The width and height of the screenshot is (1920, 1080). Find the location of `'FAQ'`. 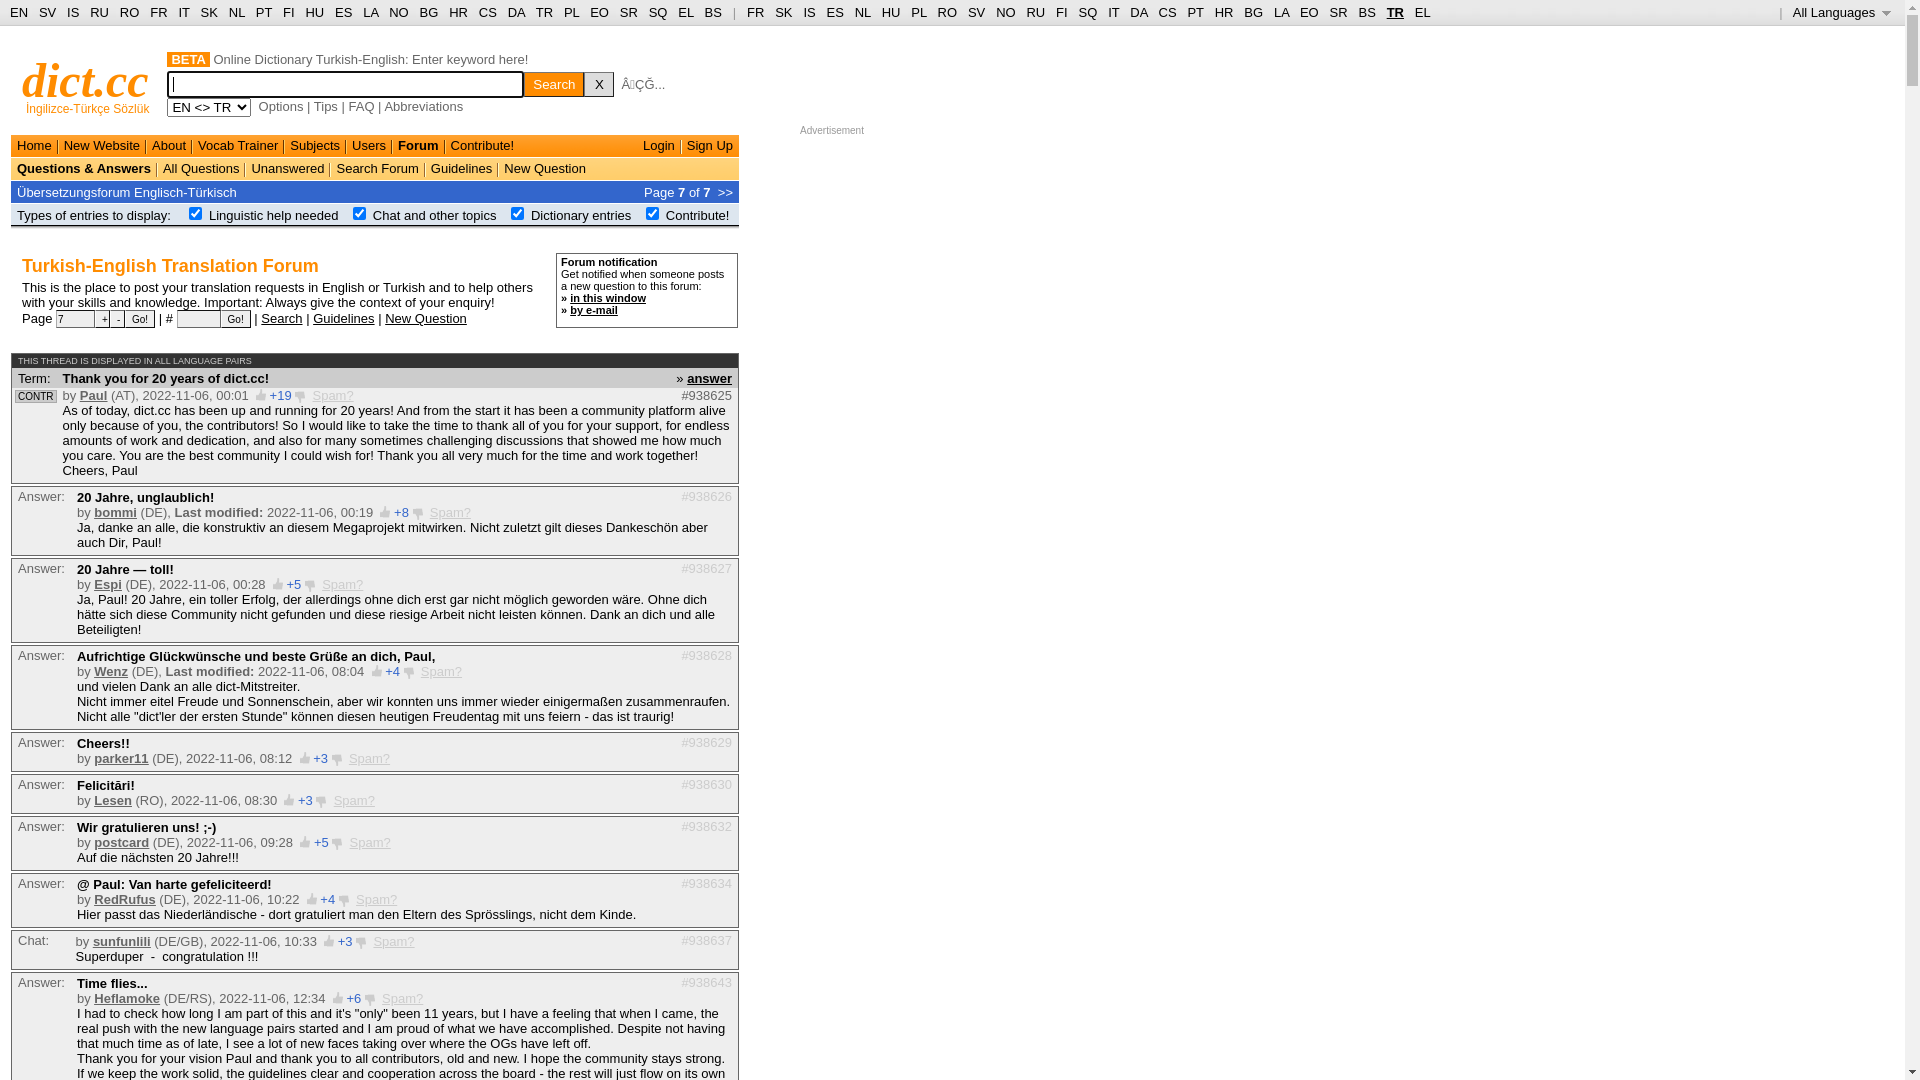

'FAQ' is located at coordinates (360, 106).